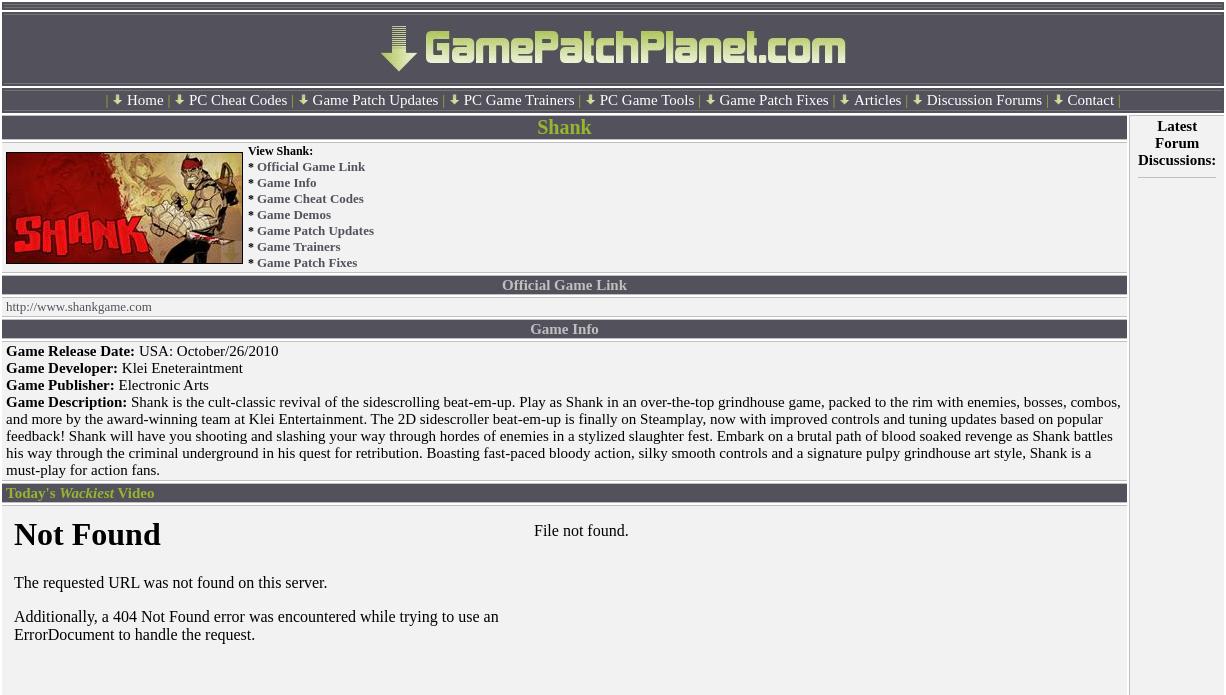  What do you see at coordinates (280, 151) in the screenshot?
I see `'View Shank:'` at bounding box center [280, 151].